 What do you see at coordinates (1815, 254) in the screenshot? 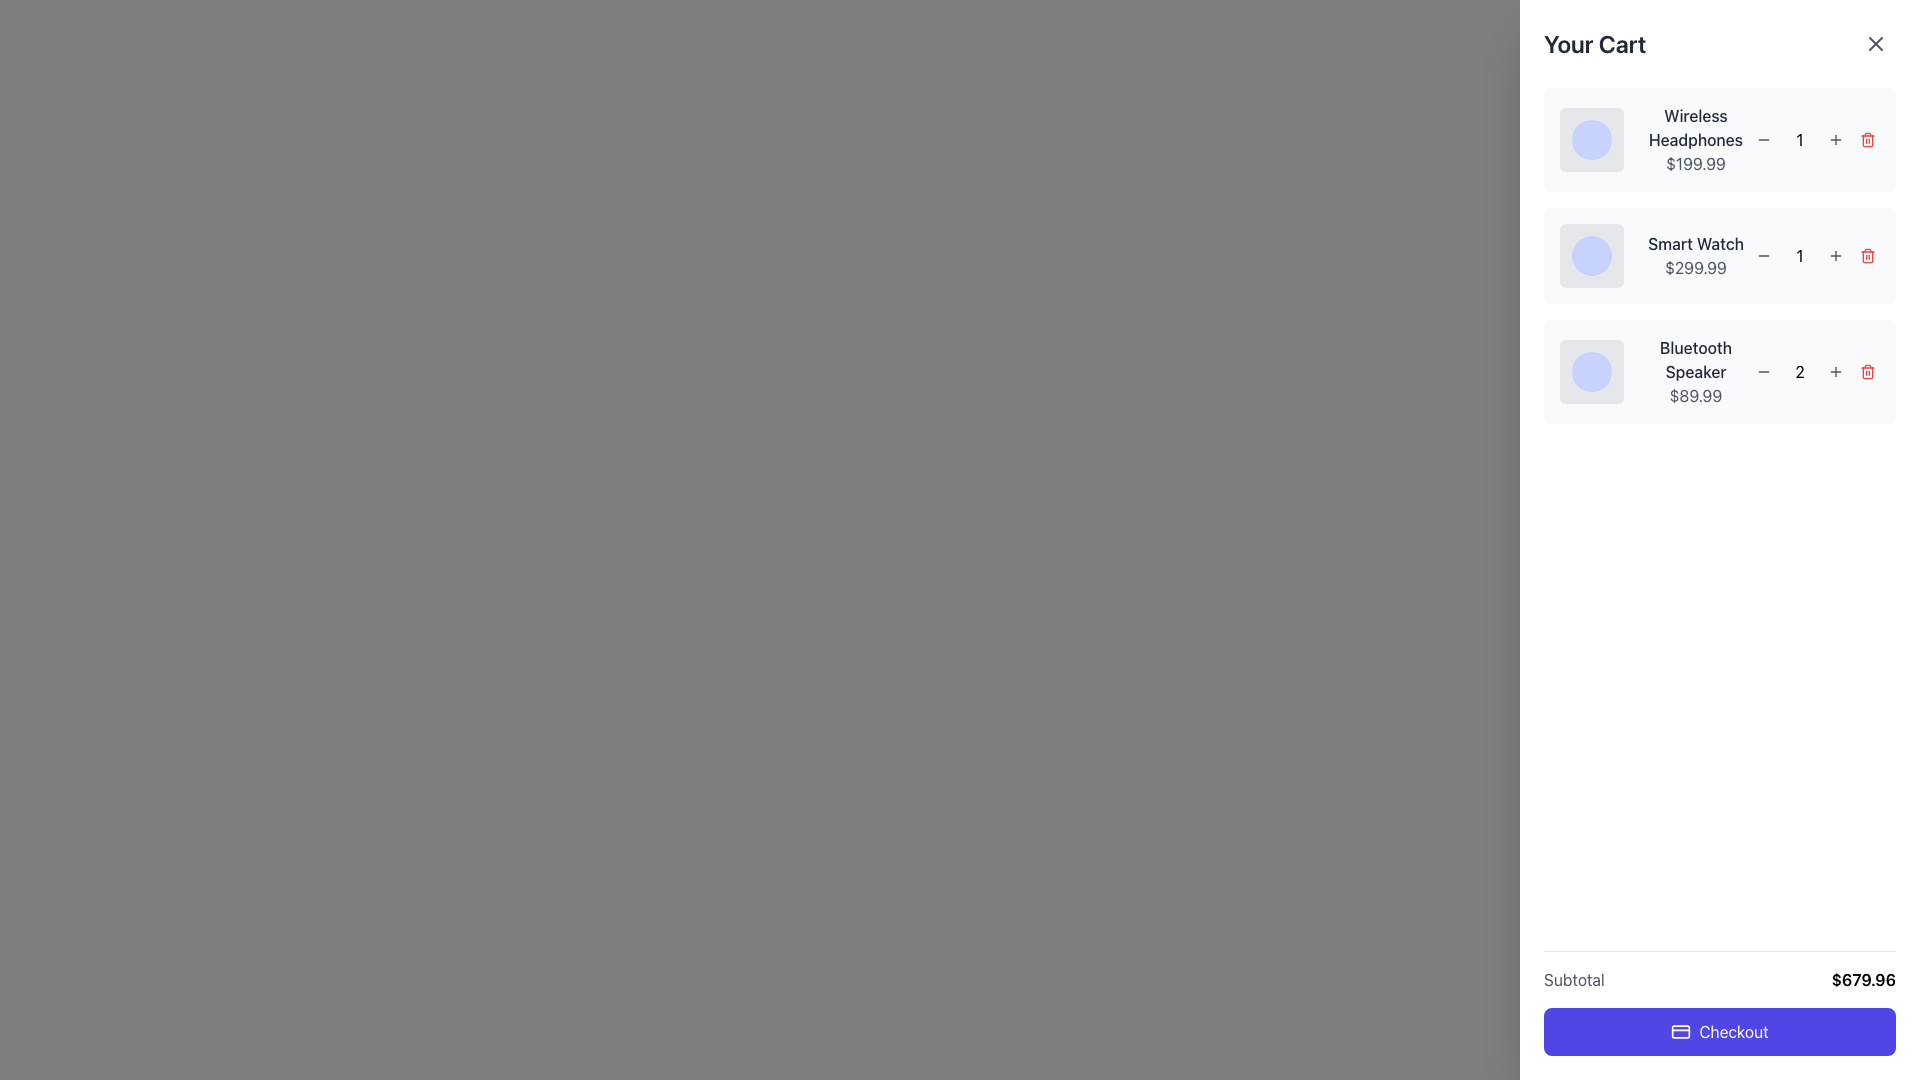
I see `the plus button in the quantity adjustment control for the Smart Watch item in the shopping cart to increase the quantity` at bounding box center [1815, 254].